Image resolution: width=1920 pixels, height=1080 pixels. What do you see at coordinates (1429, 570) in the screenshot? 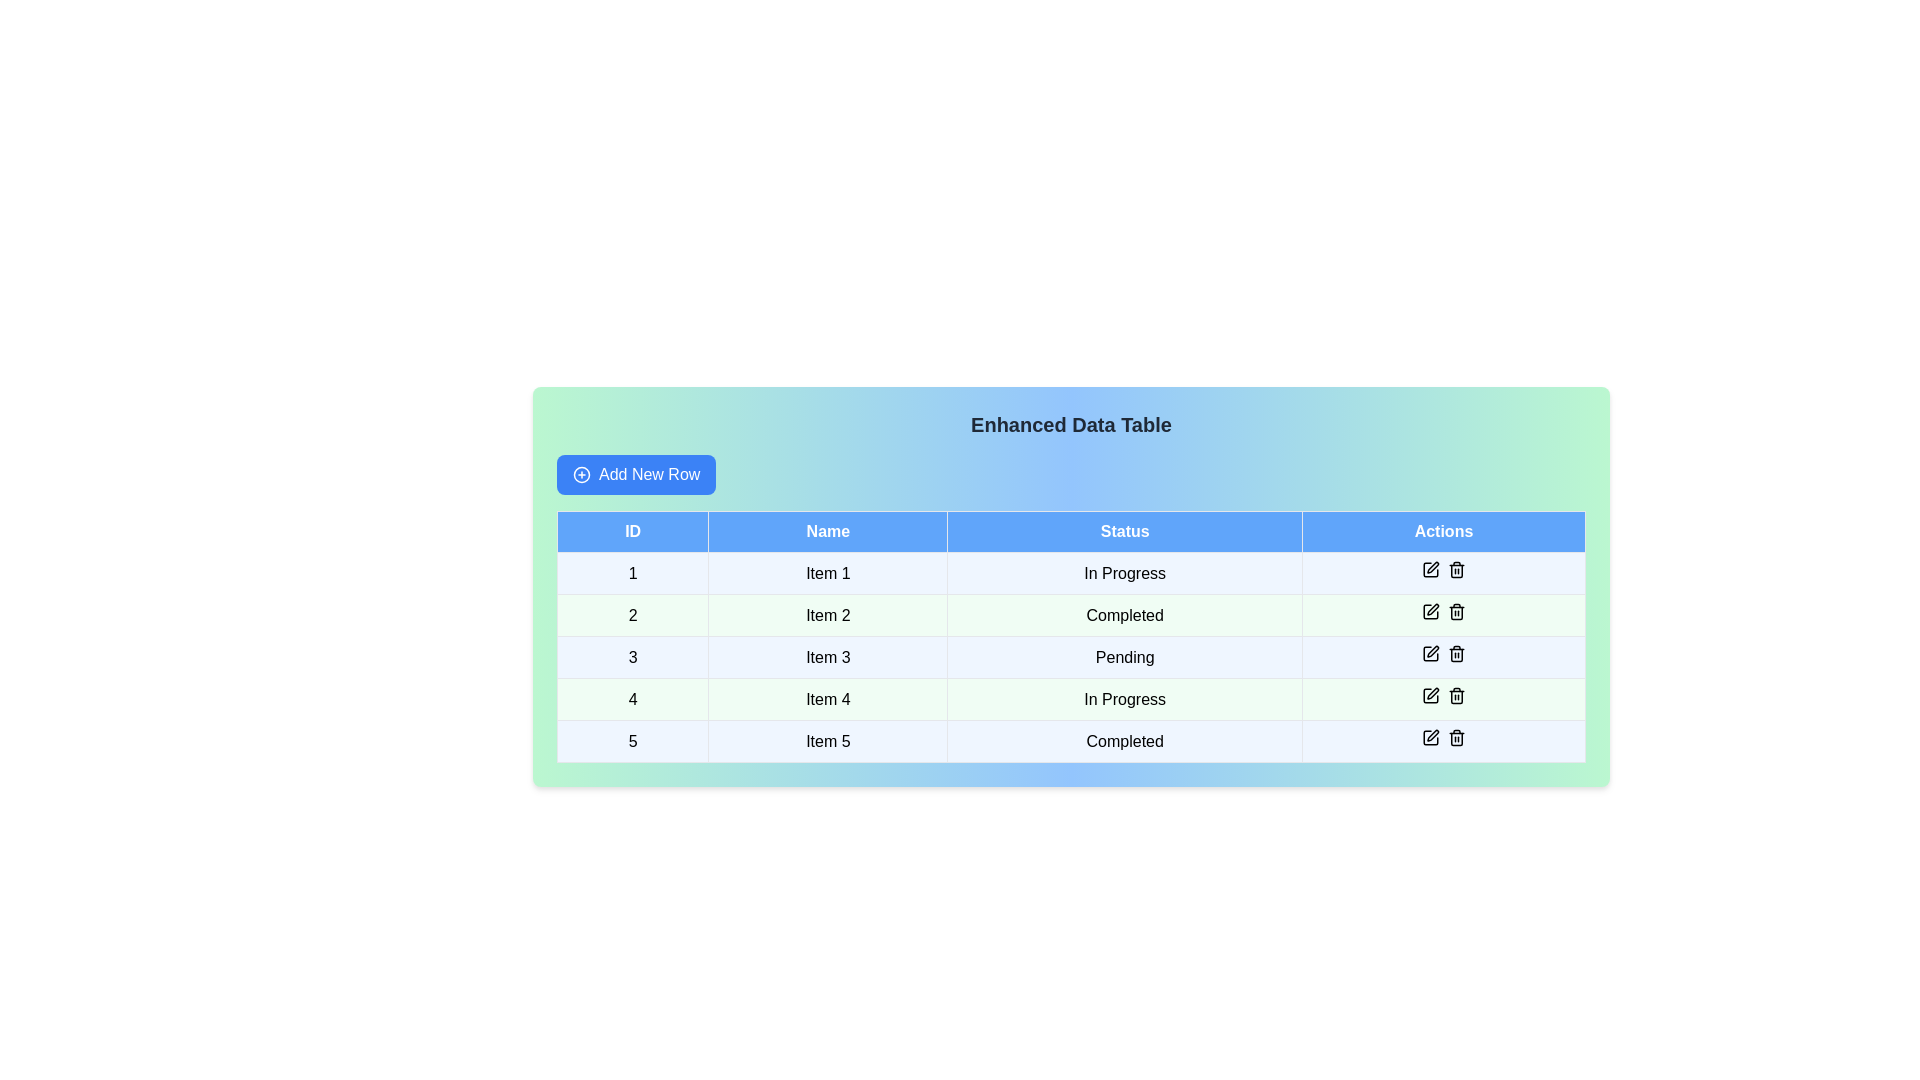
I see `the SVG icon in the 'Actions' column of the first row, 'Item 1', to initiate editing` at bounding box center [1429, 570].